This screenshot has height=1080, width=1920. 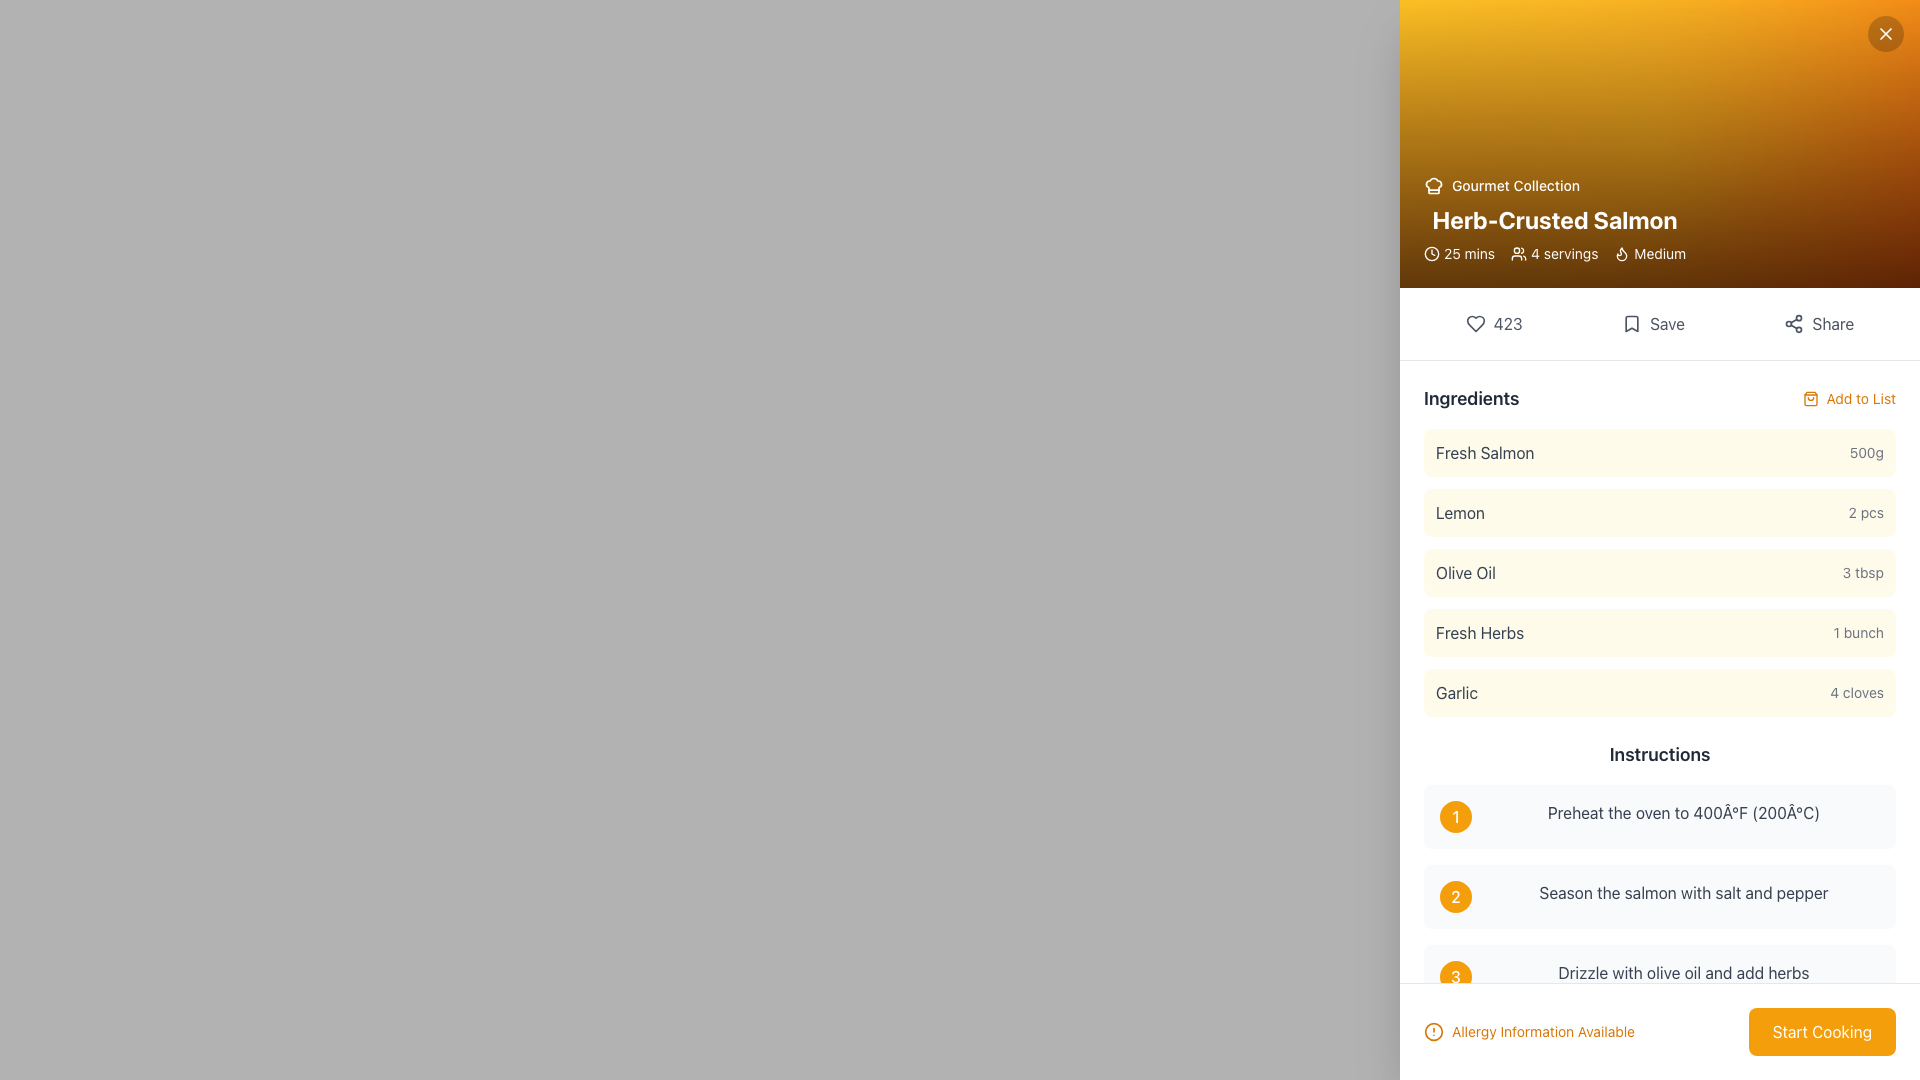 What do you see at coordinates (1794, 323) in the screenshot?
I see `the share icon button located adjacent to the 'Share' text in the upper-right section of the interface` at bounding box center [1794, 323].